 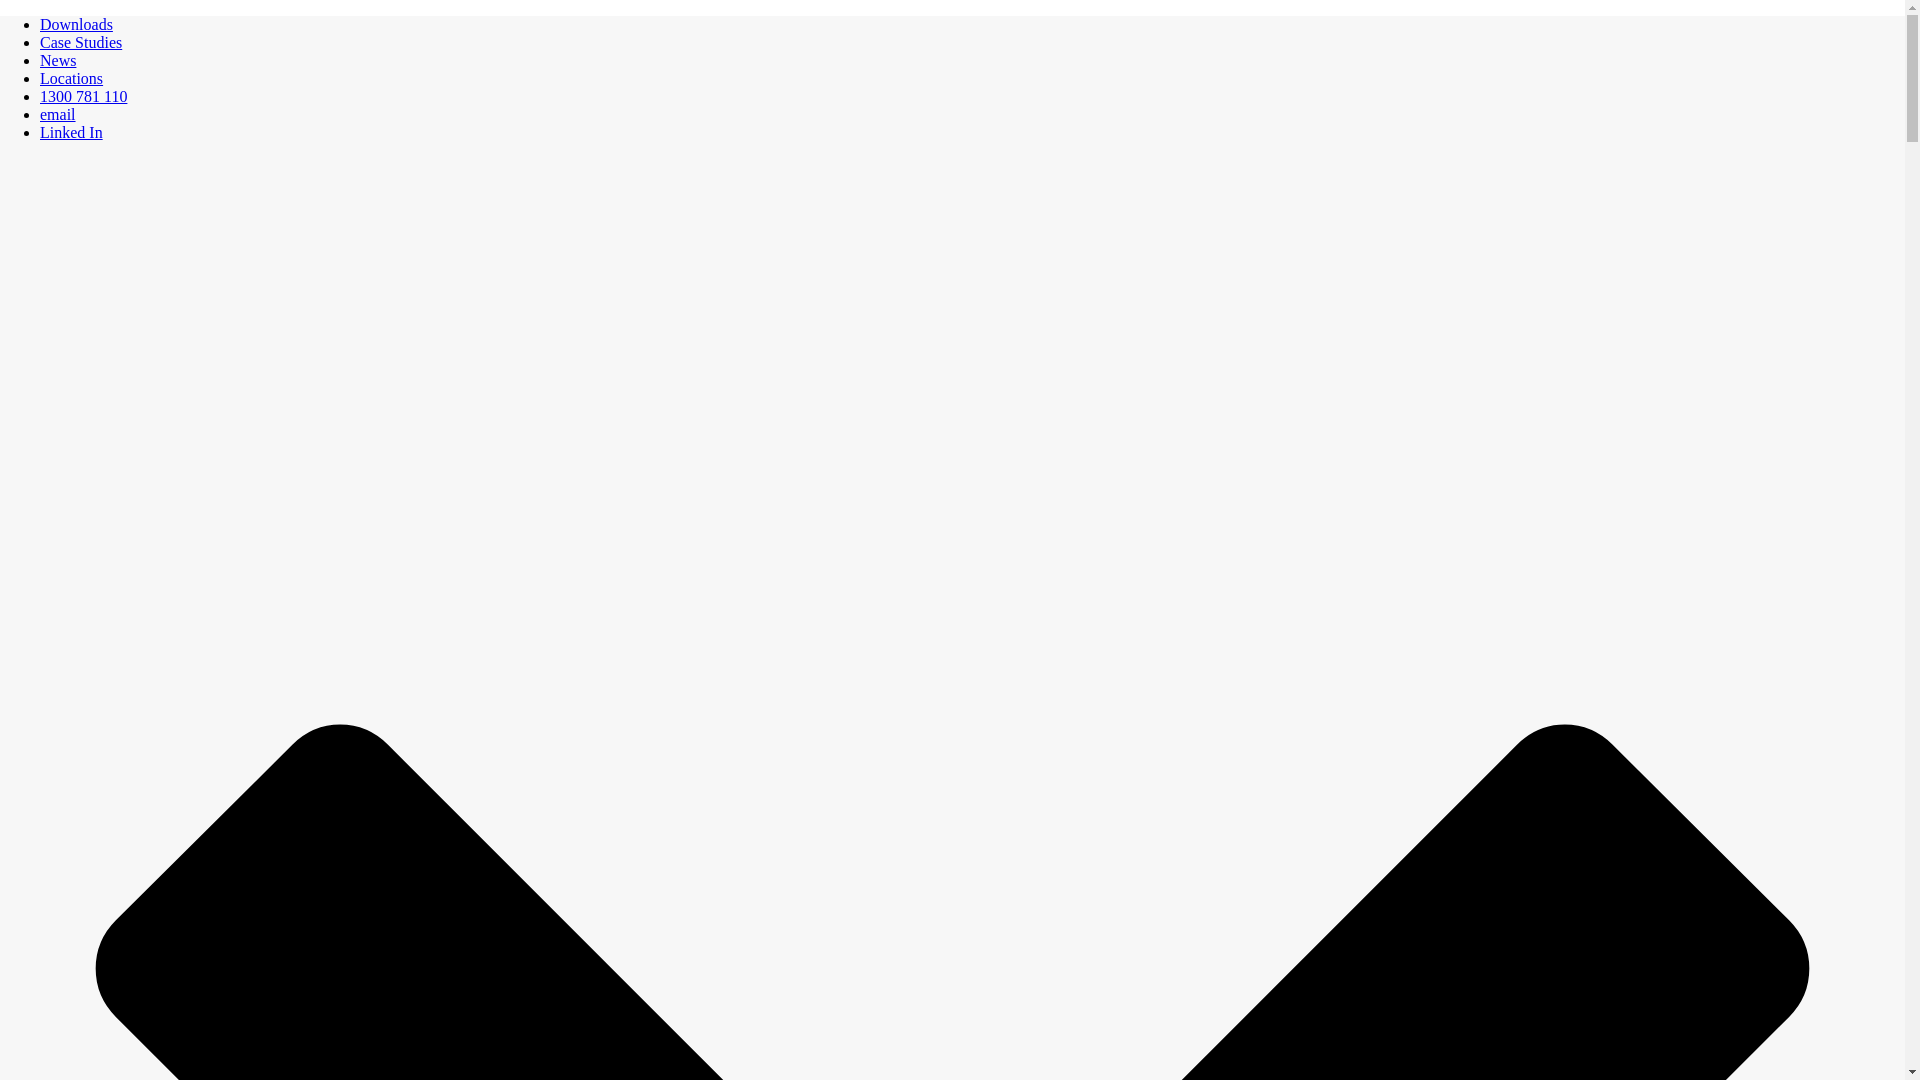 What do you see at coordinates (39, 77) in the screenshot?
I see `'Locations'` at bounding box center [39, 77].